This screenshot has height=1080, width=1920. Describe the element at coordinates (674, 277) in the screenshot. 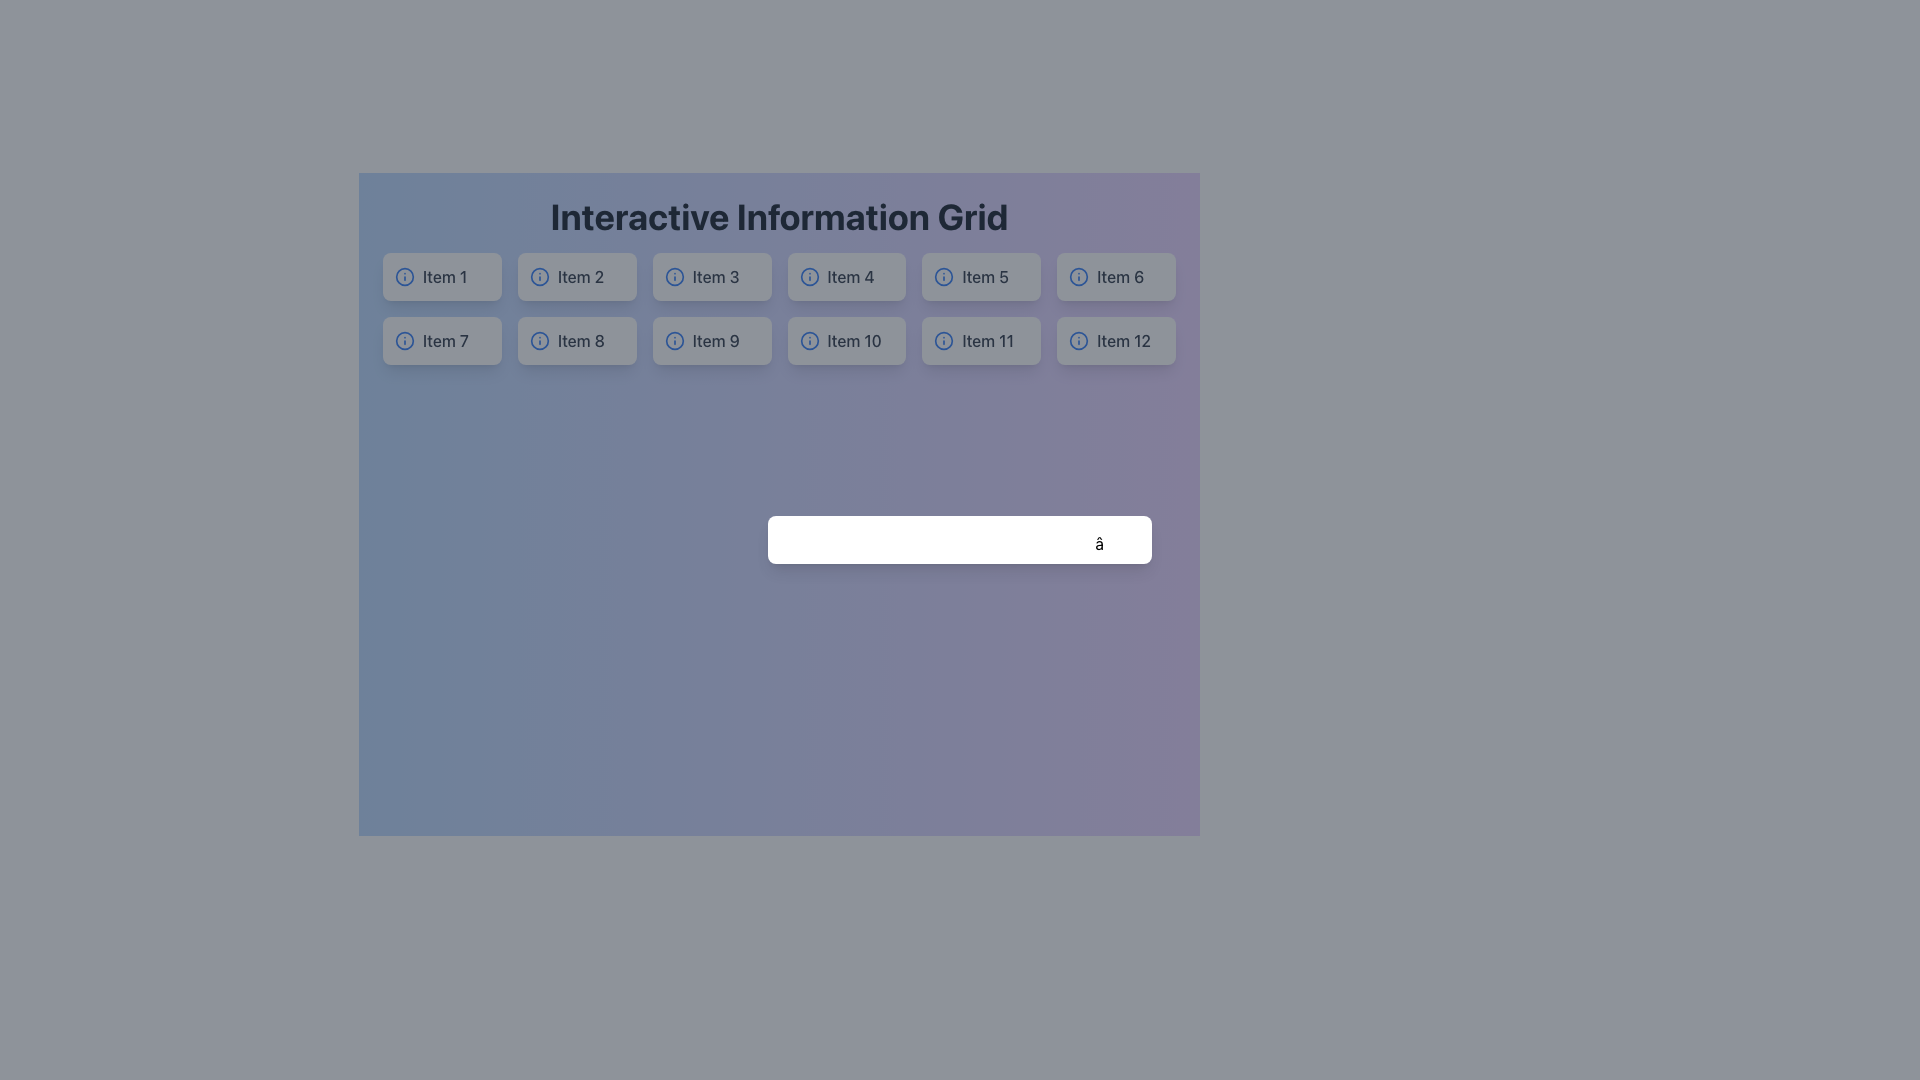

I see `the circular 'info' icon with a blue stroke located next to the 'Item 3' label in the grid layout` at that location.